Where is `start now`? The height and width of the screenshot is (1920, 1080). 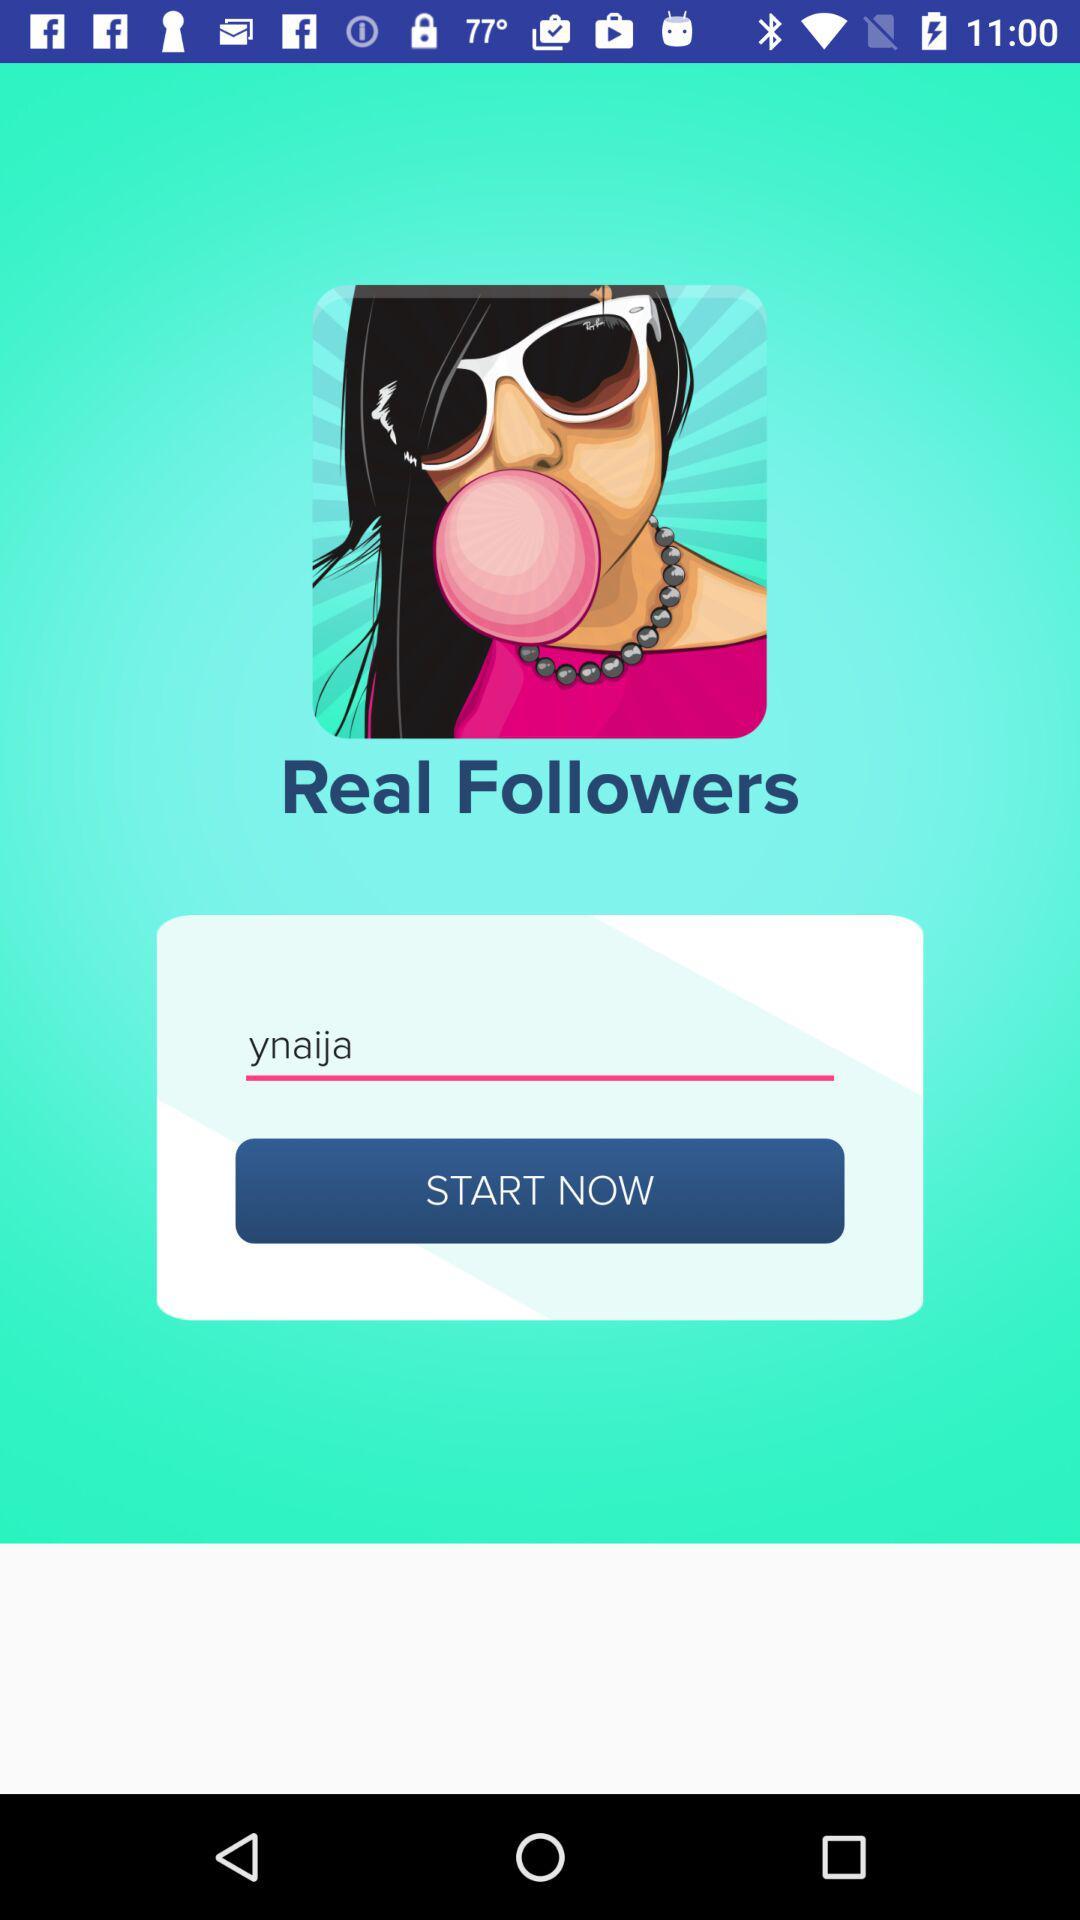 start now is located at coordinates (540, 1190).